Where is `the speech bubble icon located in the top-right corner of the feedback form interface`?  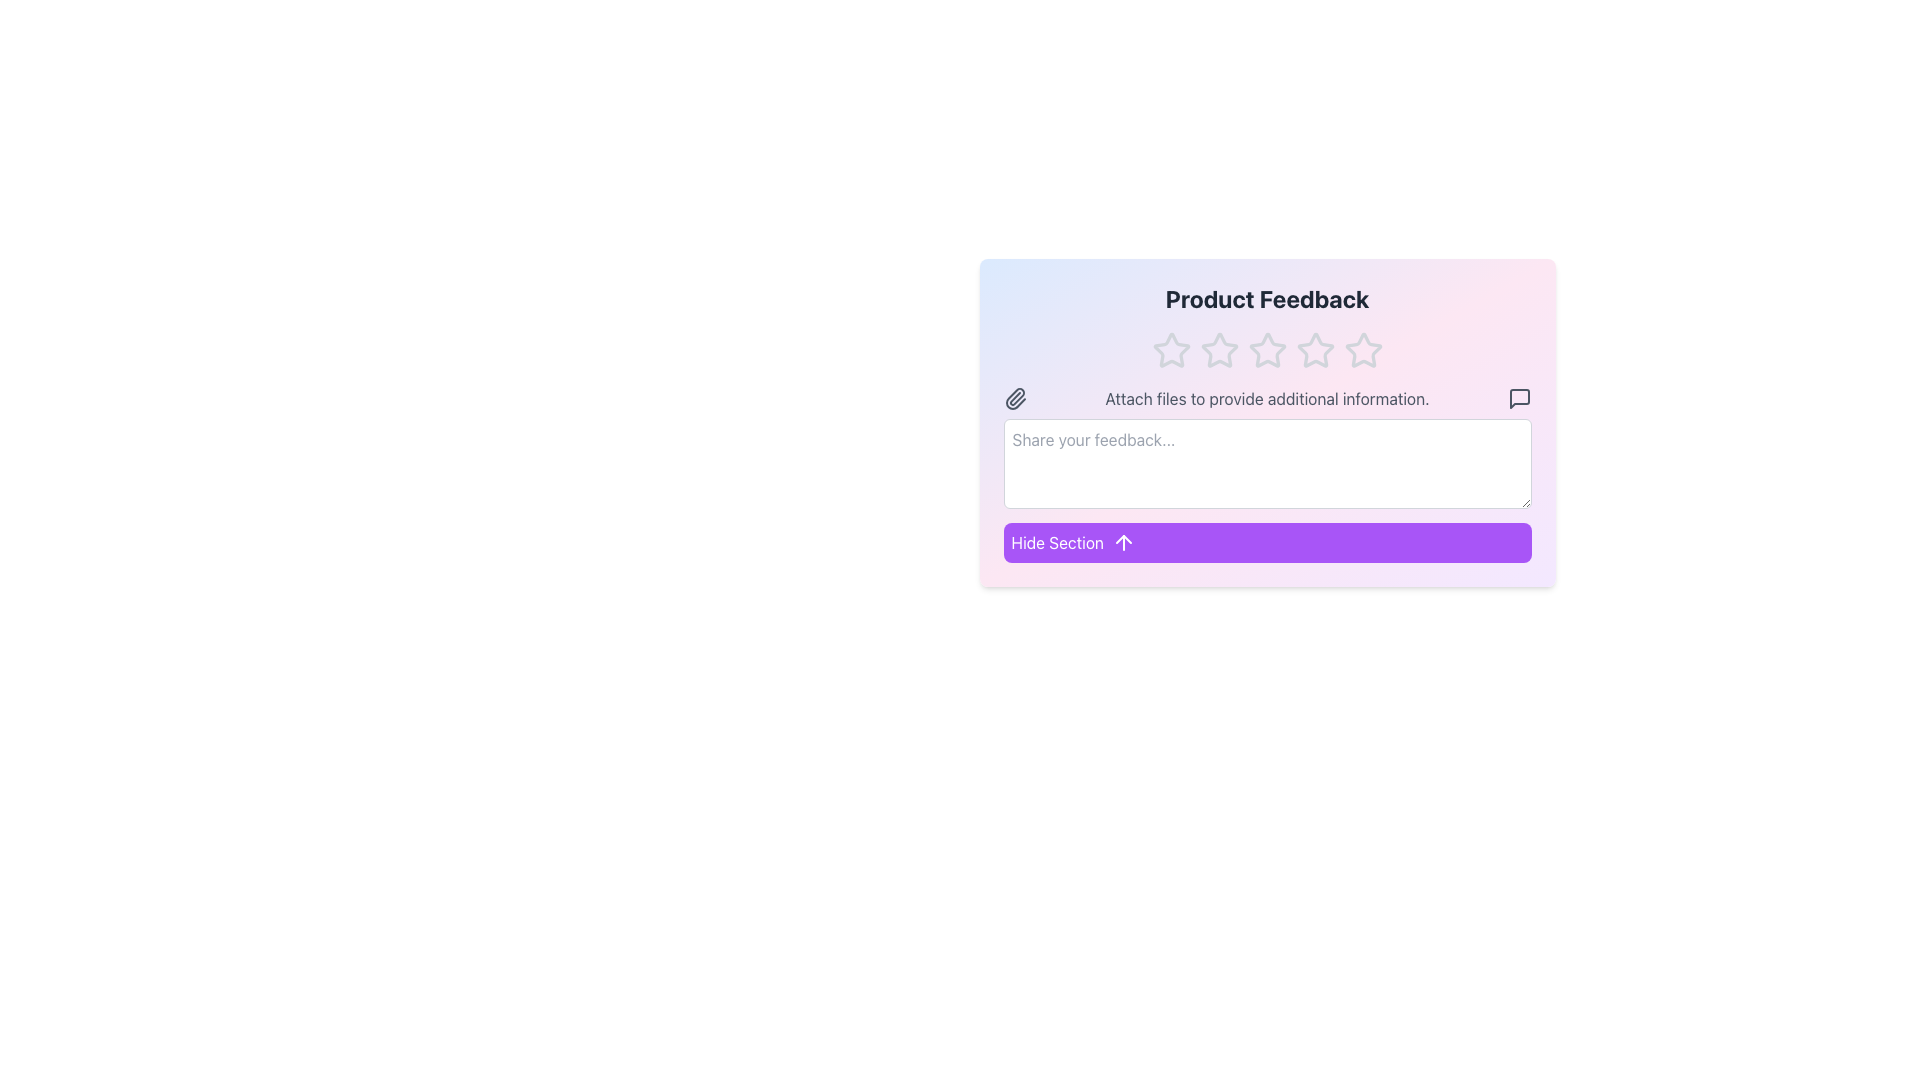
the speech bubble icon located in the top-right corner of the feedback form interface is located at coordinates (1519, 398).